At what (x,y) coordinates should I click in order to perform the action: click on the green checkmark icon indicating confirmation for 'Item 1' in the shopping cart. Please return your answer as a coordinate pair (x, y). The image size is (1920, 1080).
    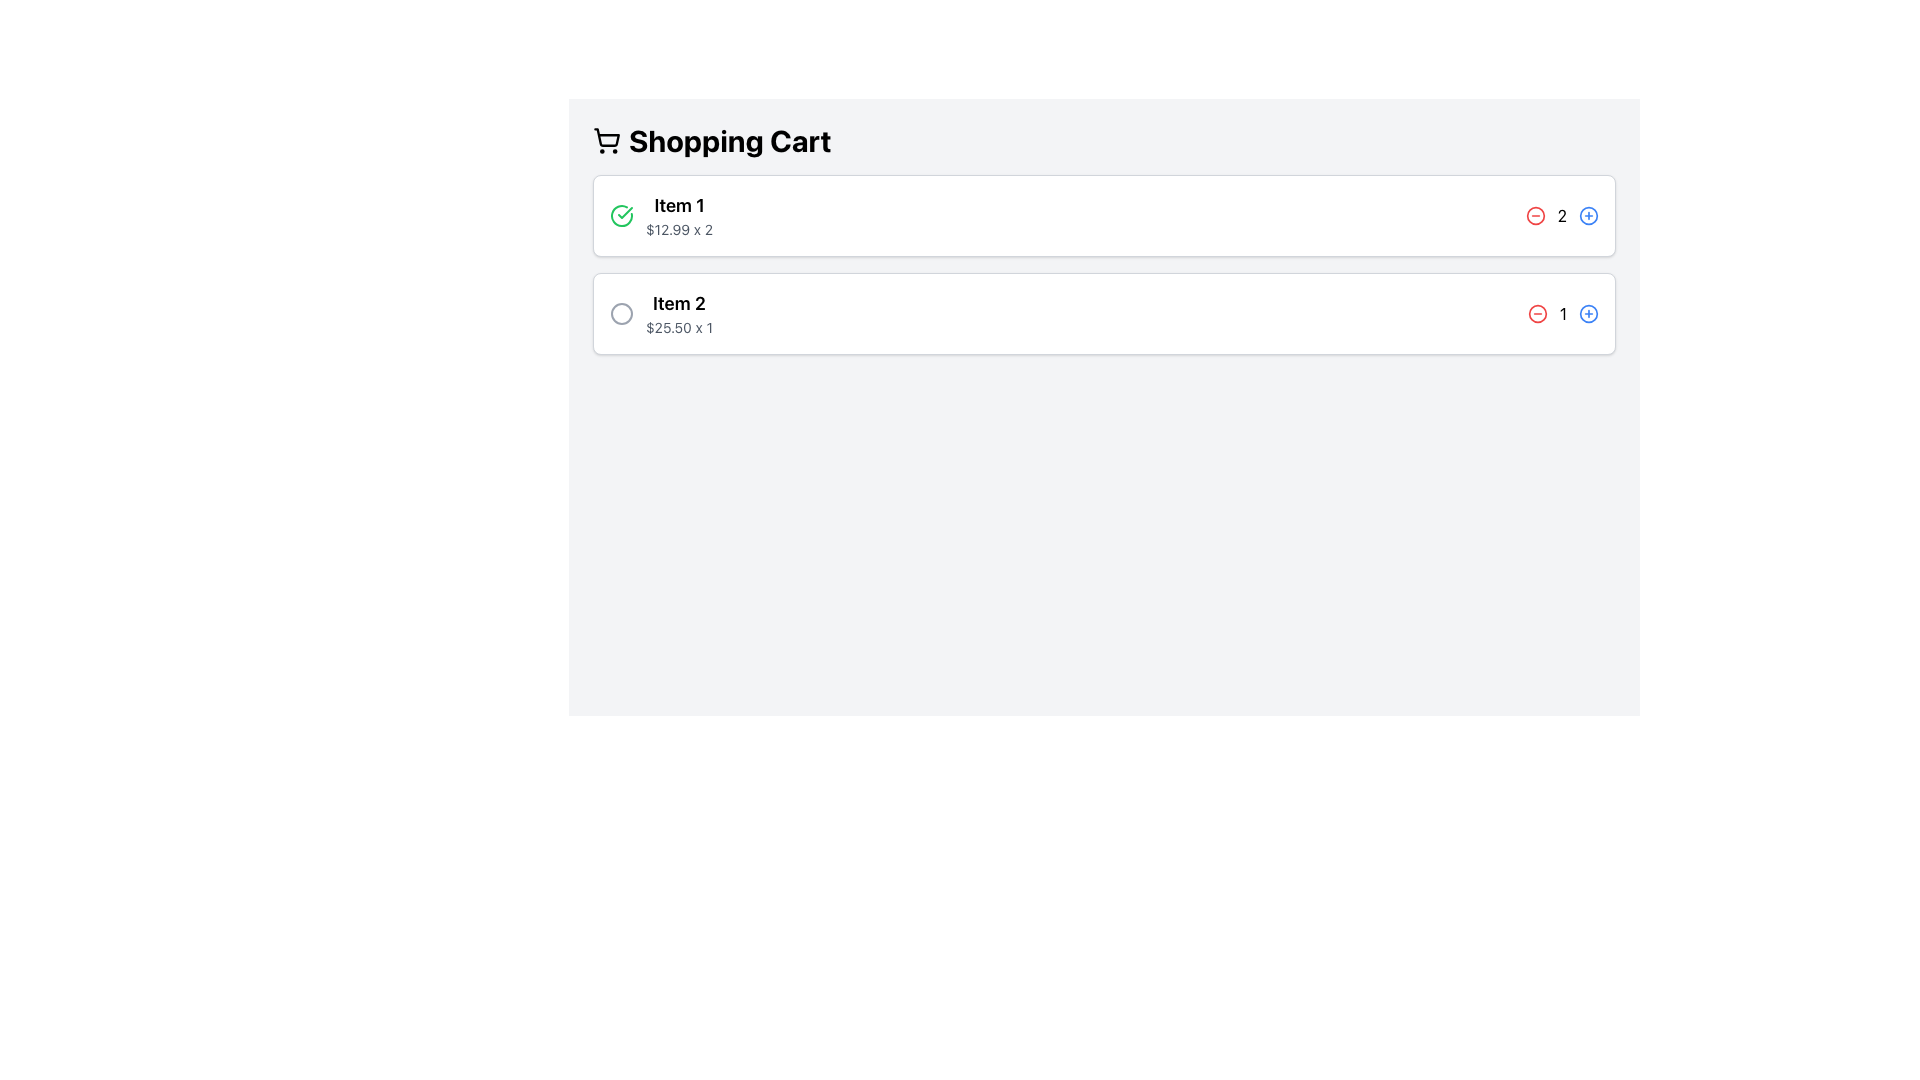
    Looking at the image, I should click on (621, 216).